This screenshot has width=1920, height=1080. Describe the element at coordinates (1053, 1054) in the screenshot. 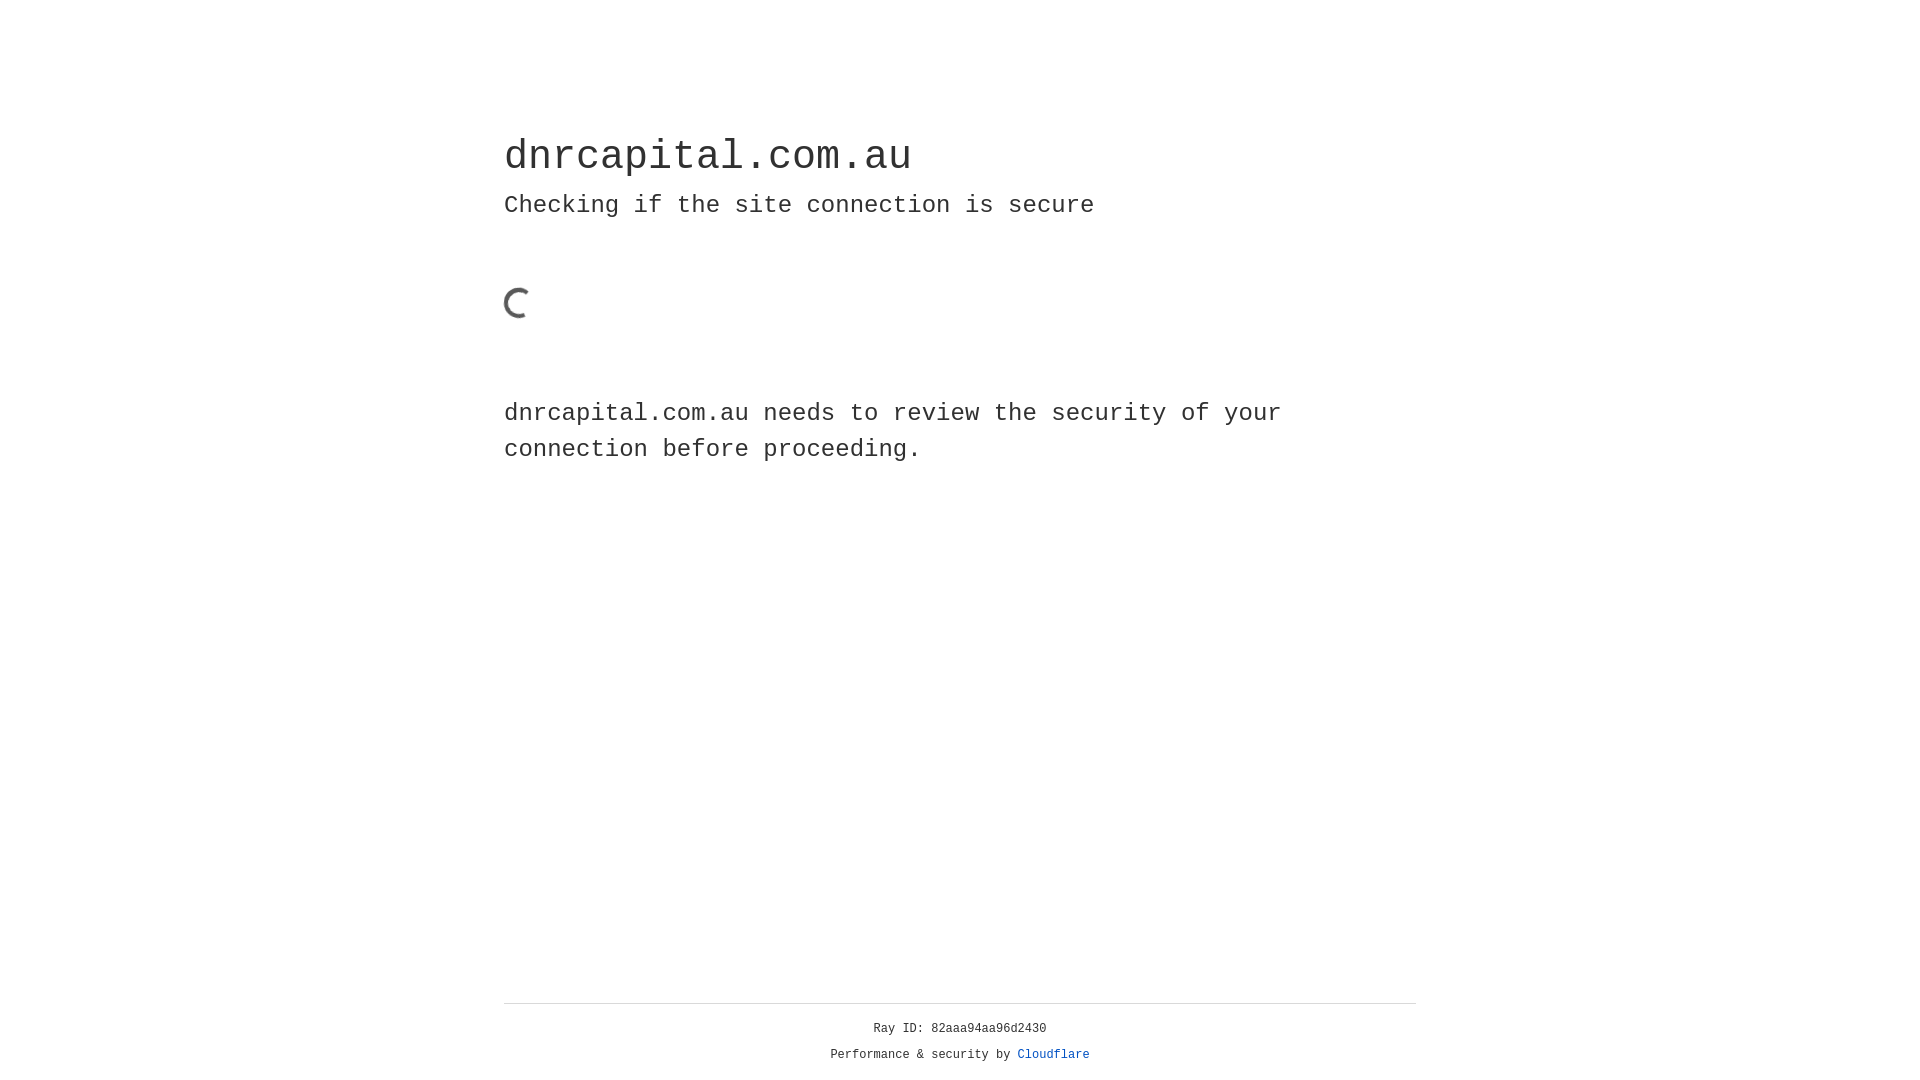

I see `'Cloudflare'` at that location.